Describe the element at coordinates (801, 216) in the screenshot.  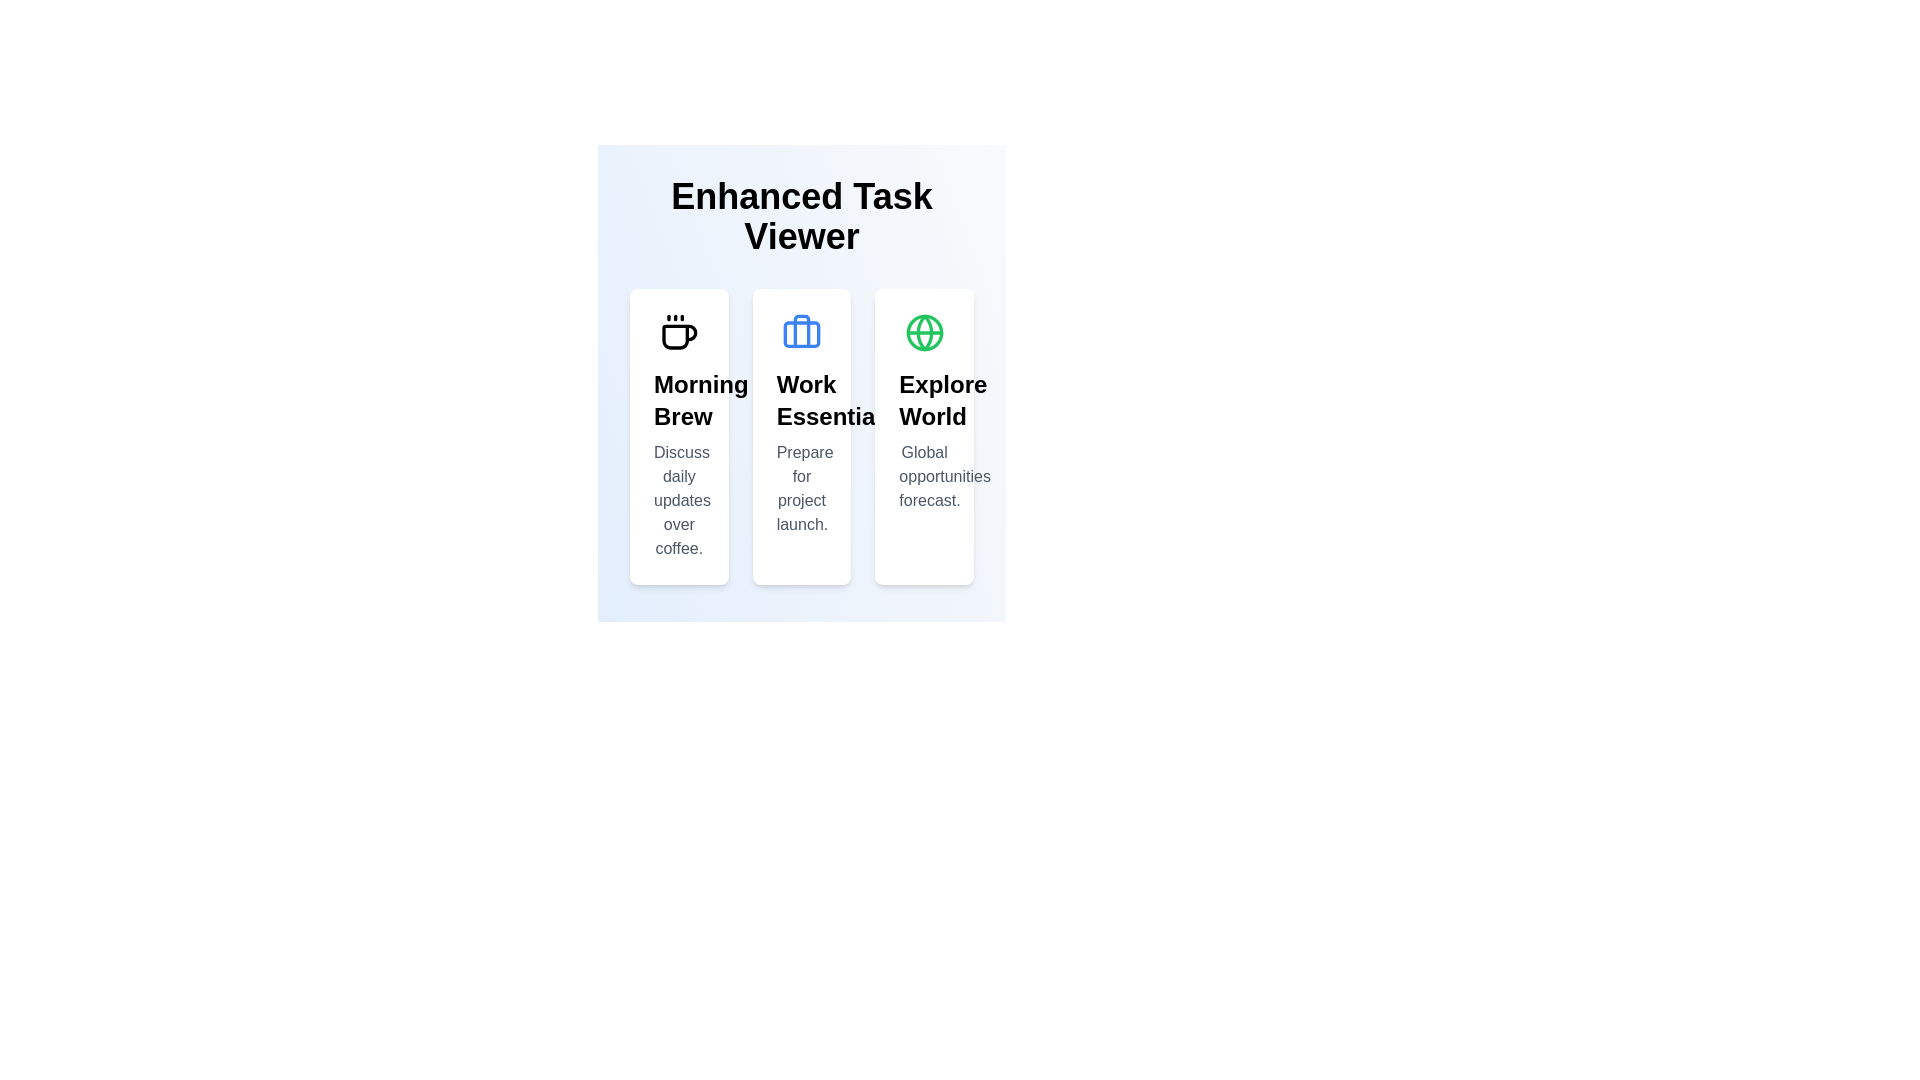
I see `the prominent text header element labeled 'Enhanced Task Viewer', which is styled in large, bold letters and positioned at the top-center of the layout` at that location.